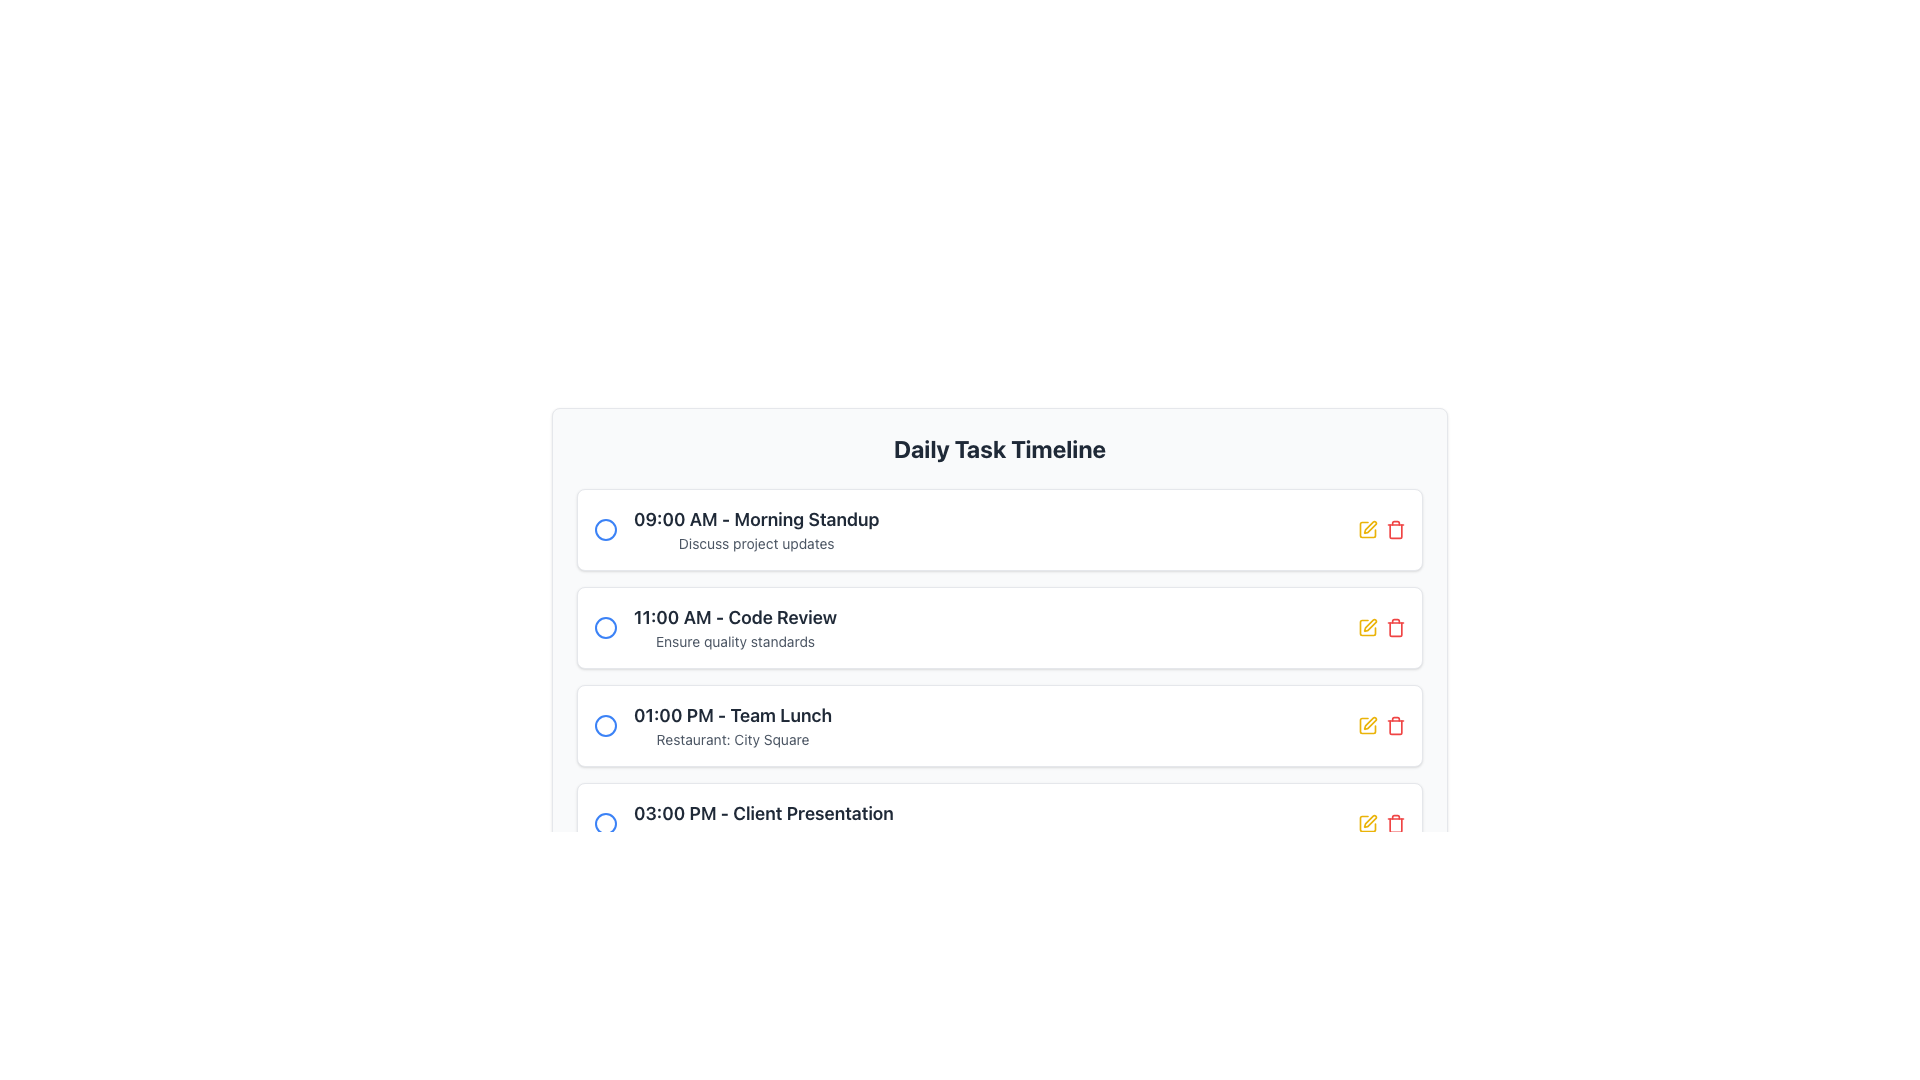  Describe the element at coordinates (713, 725) in the screenshot. I see `the text block displaying event details "01:00 PM - Team Lunch" in bold, which is the third item in the task list` at that location.